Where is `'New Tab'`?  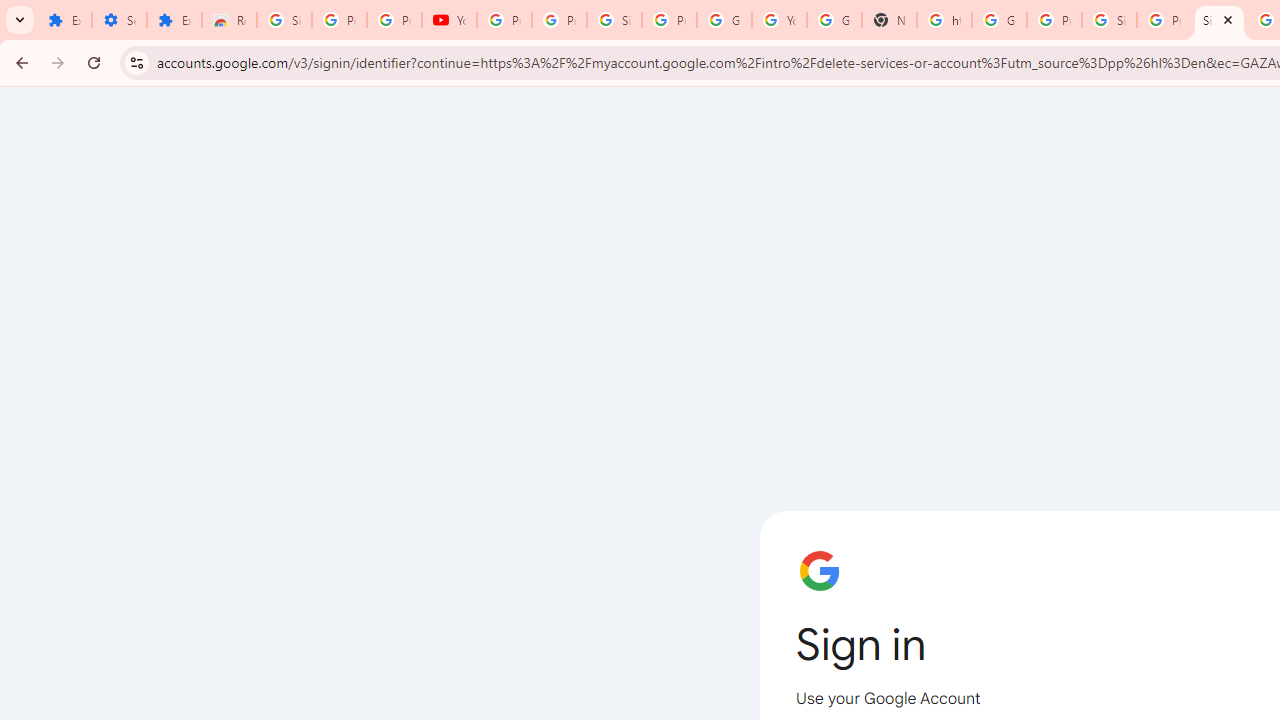 'New Tab' is located at coordinates (887, 20).